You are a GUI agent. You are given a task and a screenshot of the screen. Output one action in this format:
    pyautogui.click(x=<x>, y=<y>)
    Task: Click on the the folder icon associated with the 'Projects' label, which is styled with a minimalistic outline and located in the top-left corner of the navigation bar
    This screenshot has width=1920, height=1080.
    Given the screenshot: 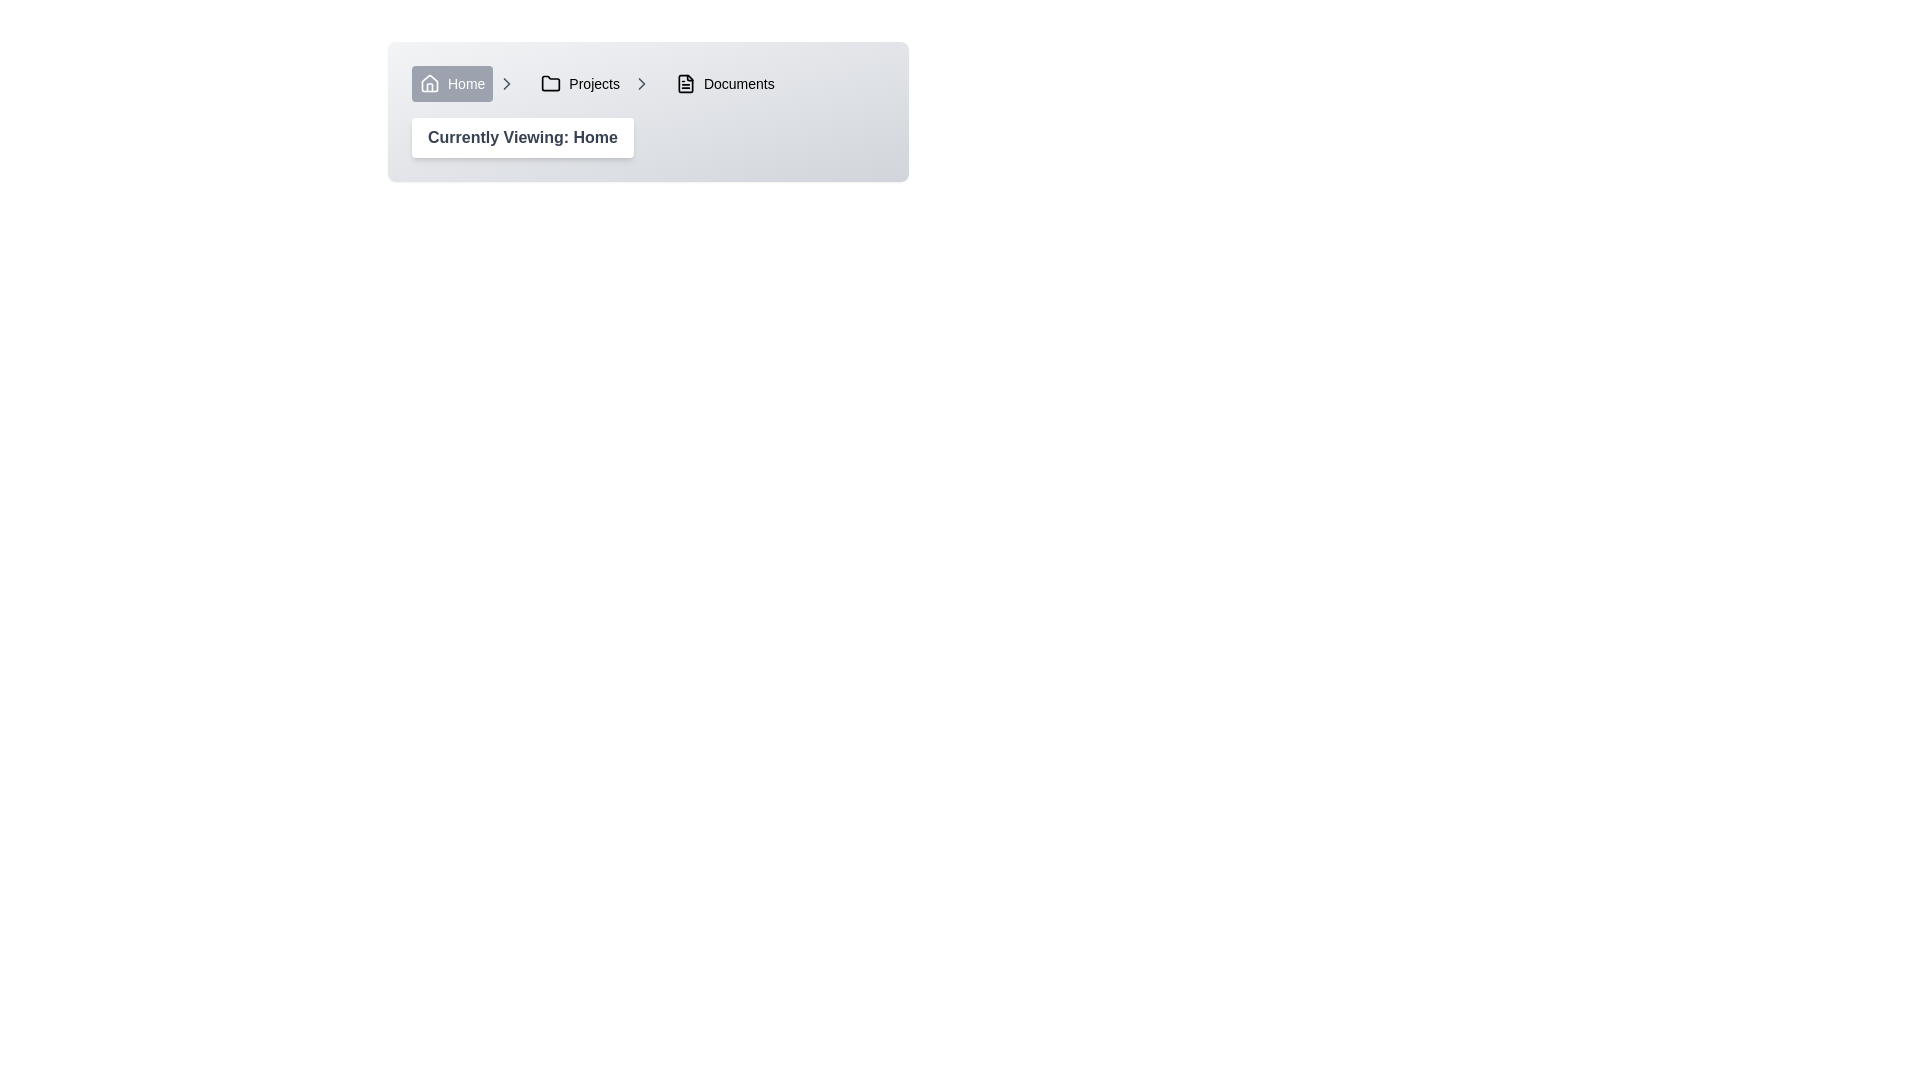 What is the action you would take?
    pyautogui.click(x=551, y=83)
    